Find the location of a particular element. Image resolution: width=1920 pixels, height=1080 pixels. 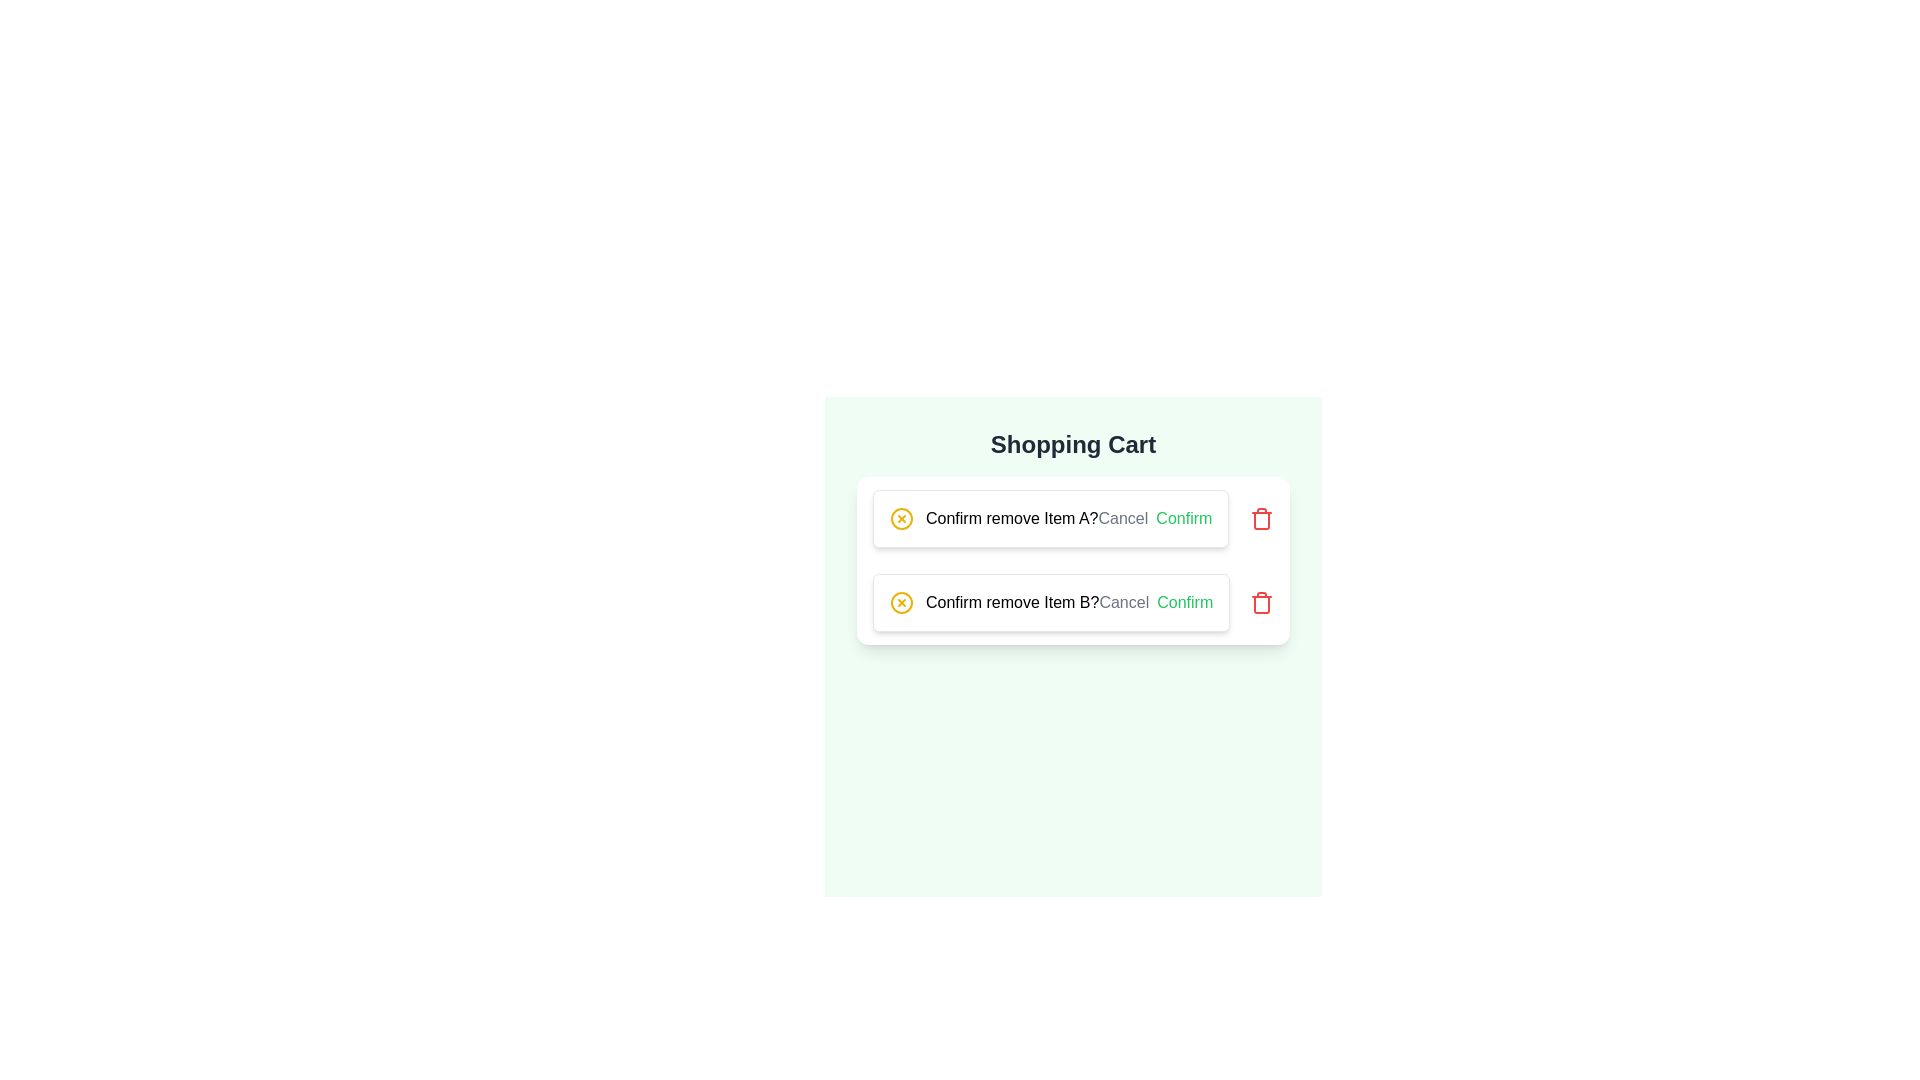

the Confirm button located at the bottom-right corner of the modal dialog box to finalize the action is located at coordinates (1185, 601).